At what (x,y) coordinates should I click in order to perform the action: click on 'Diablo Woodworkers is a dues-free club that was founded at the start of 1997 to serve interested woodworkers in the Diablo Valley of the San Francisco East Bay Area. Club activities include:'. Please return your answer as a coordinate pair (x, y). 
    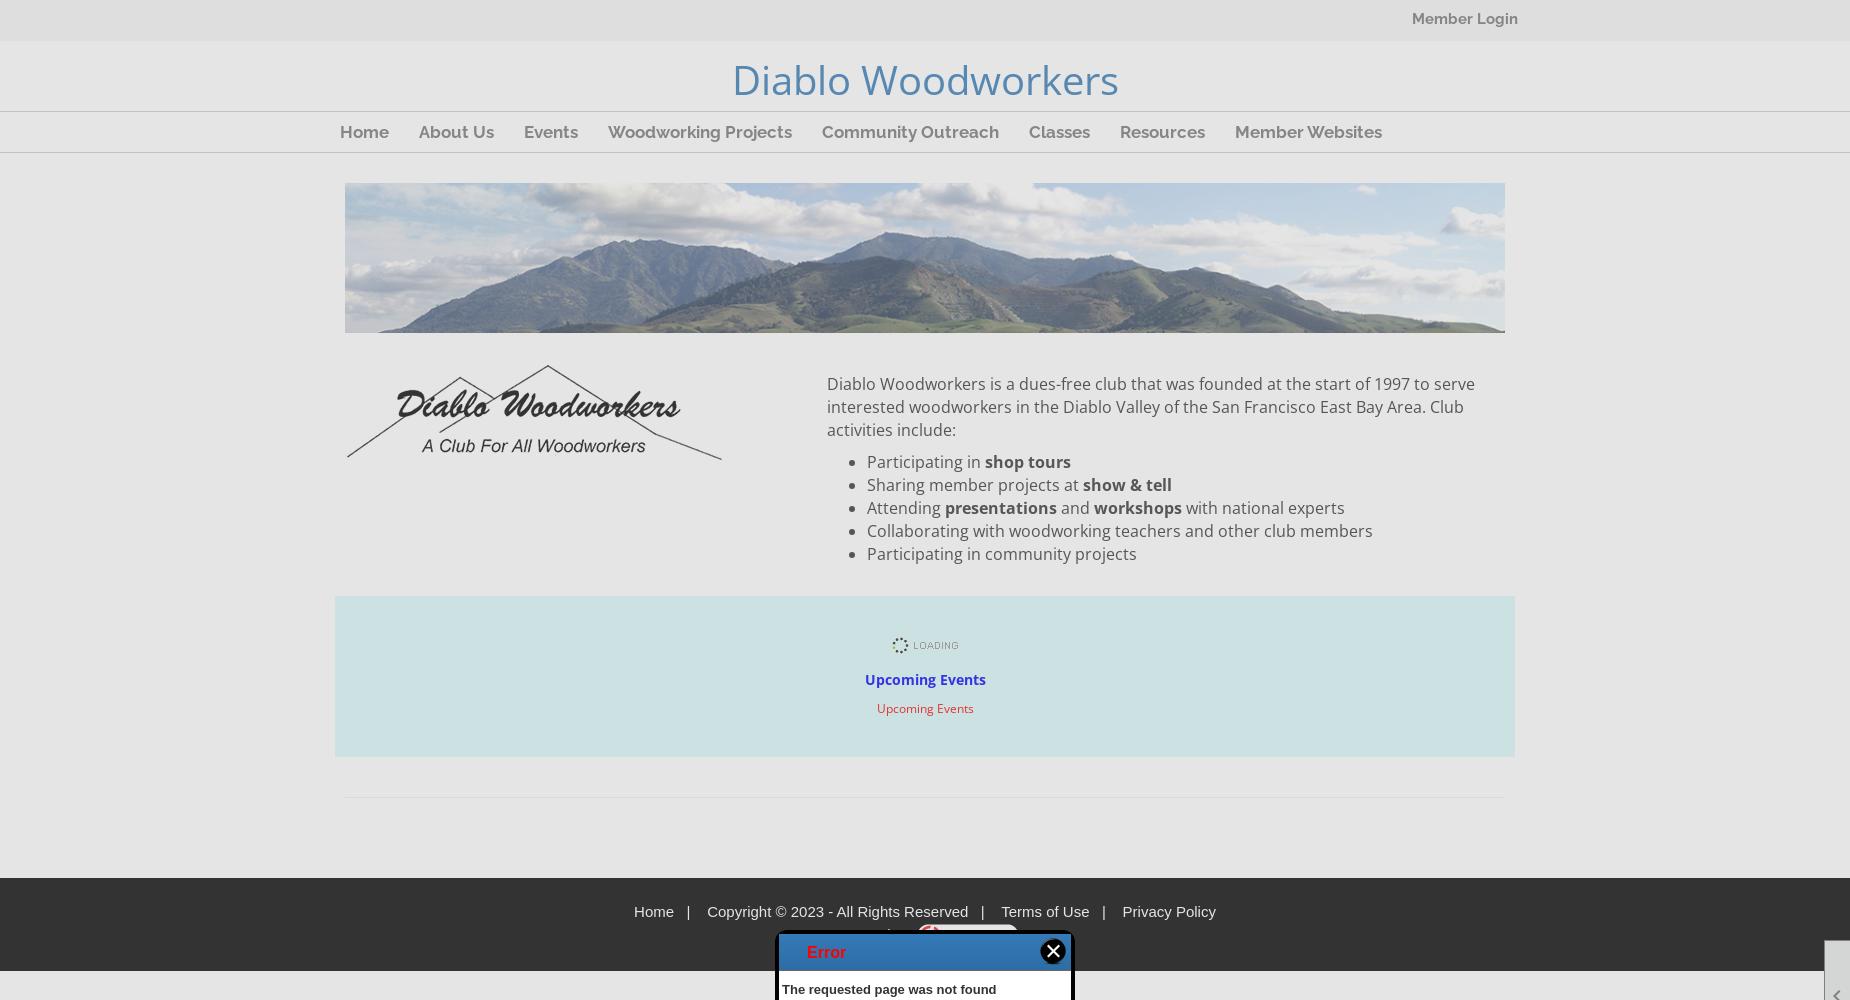
    Looking at the image, I should click on (1150, 406).